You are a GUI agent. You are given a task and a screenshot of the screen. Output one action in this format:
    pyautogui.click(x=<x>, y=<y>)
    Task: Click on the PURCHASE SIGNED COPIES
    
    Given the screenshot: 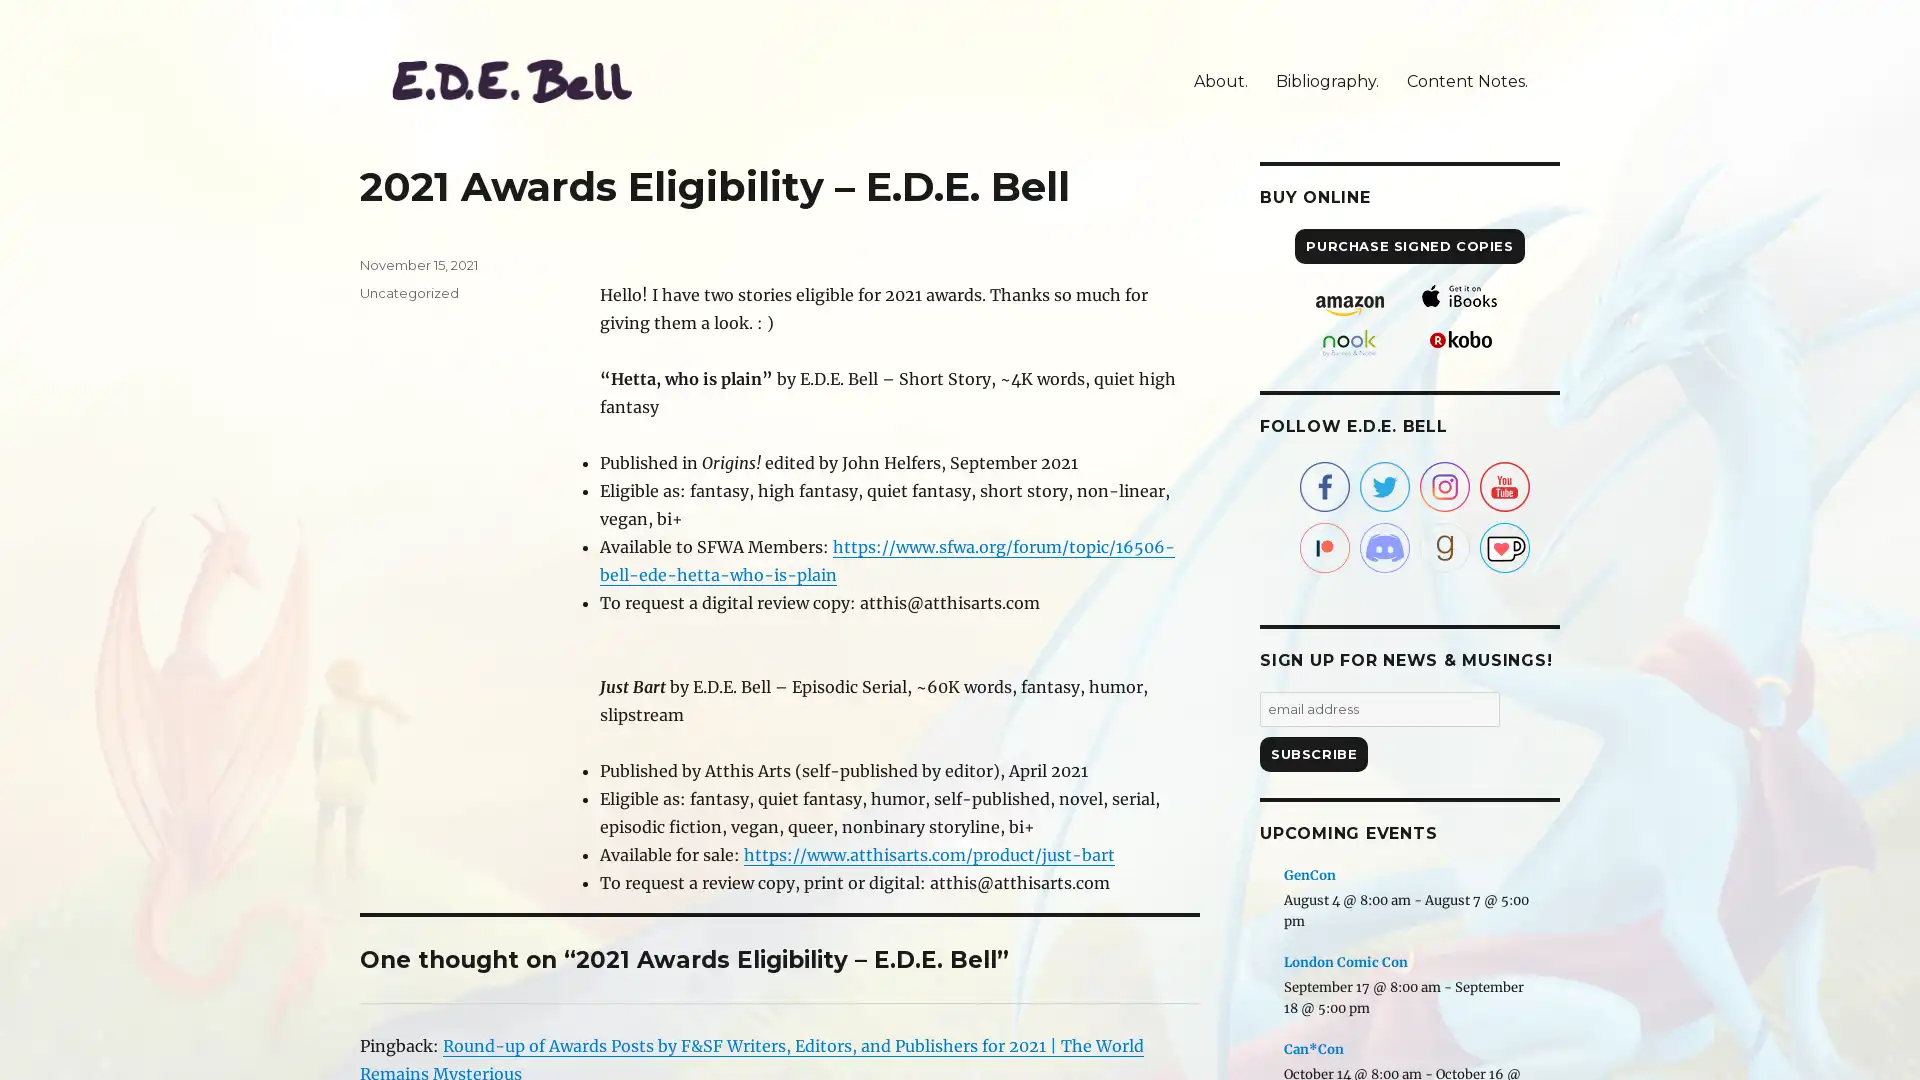 What is the action you would take?
    pyautogui.click(x=1408, y=245)
    